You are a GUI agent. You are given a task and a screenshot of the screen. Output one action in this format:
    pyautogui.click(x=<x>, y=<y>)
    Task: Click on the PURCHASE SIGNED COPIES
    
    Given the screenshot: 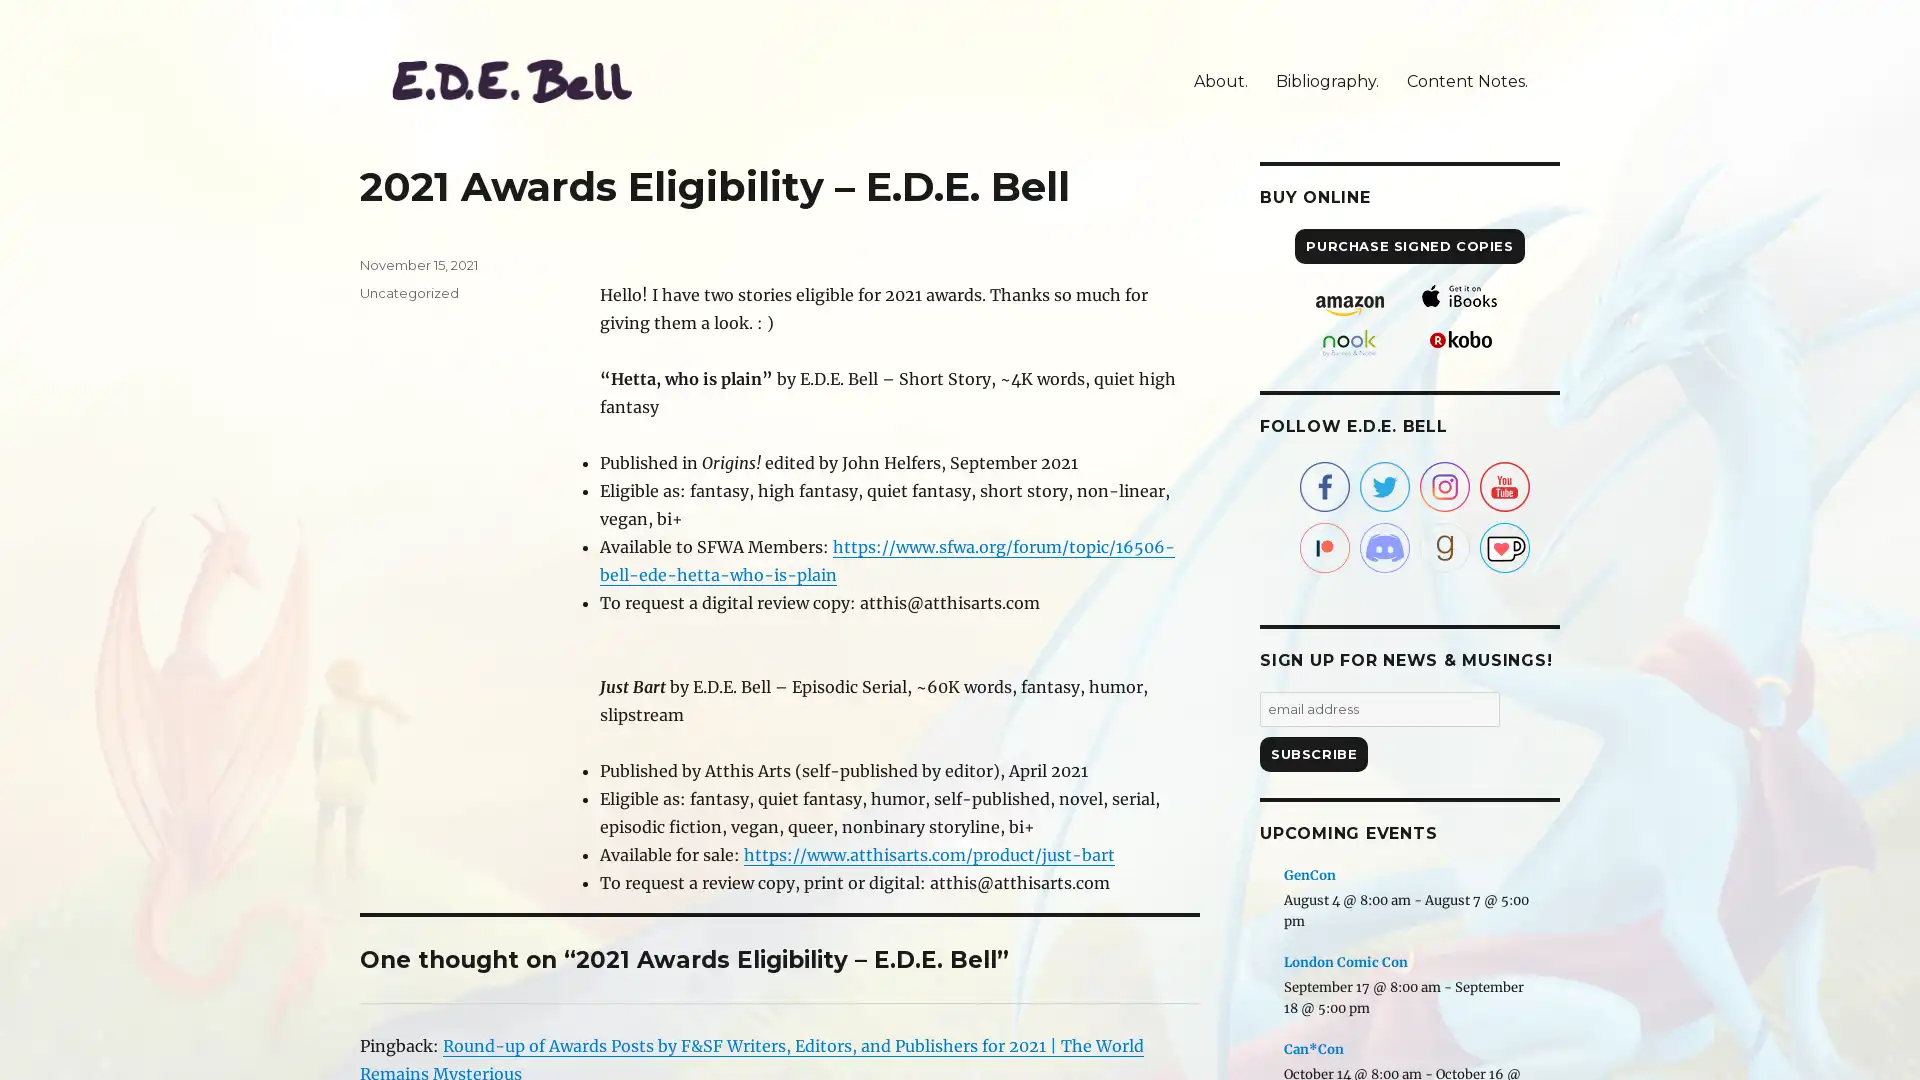 What is the action you would take?
    pyautogui.click(x=1408, y=245)
    